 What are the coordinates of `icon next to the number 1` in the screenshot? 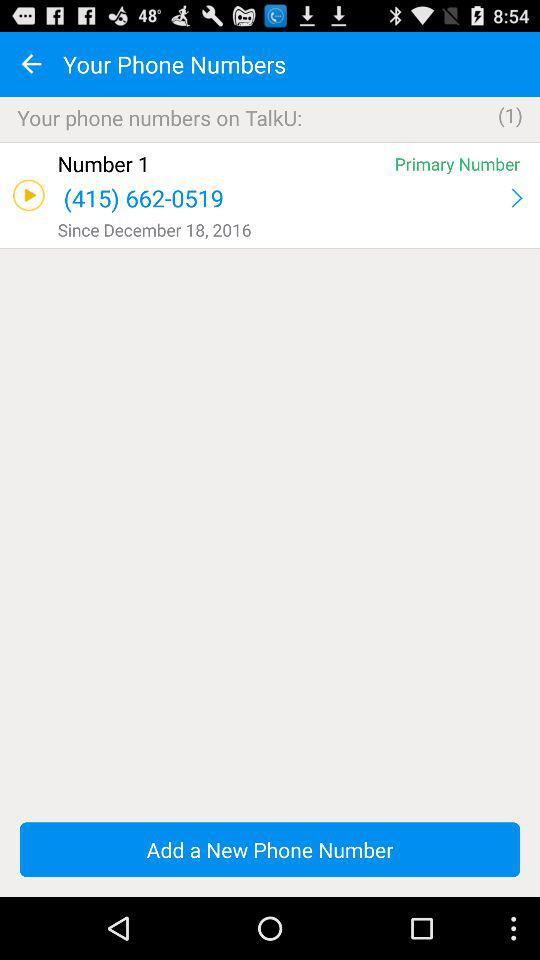 It's located at (457, 162).